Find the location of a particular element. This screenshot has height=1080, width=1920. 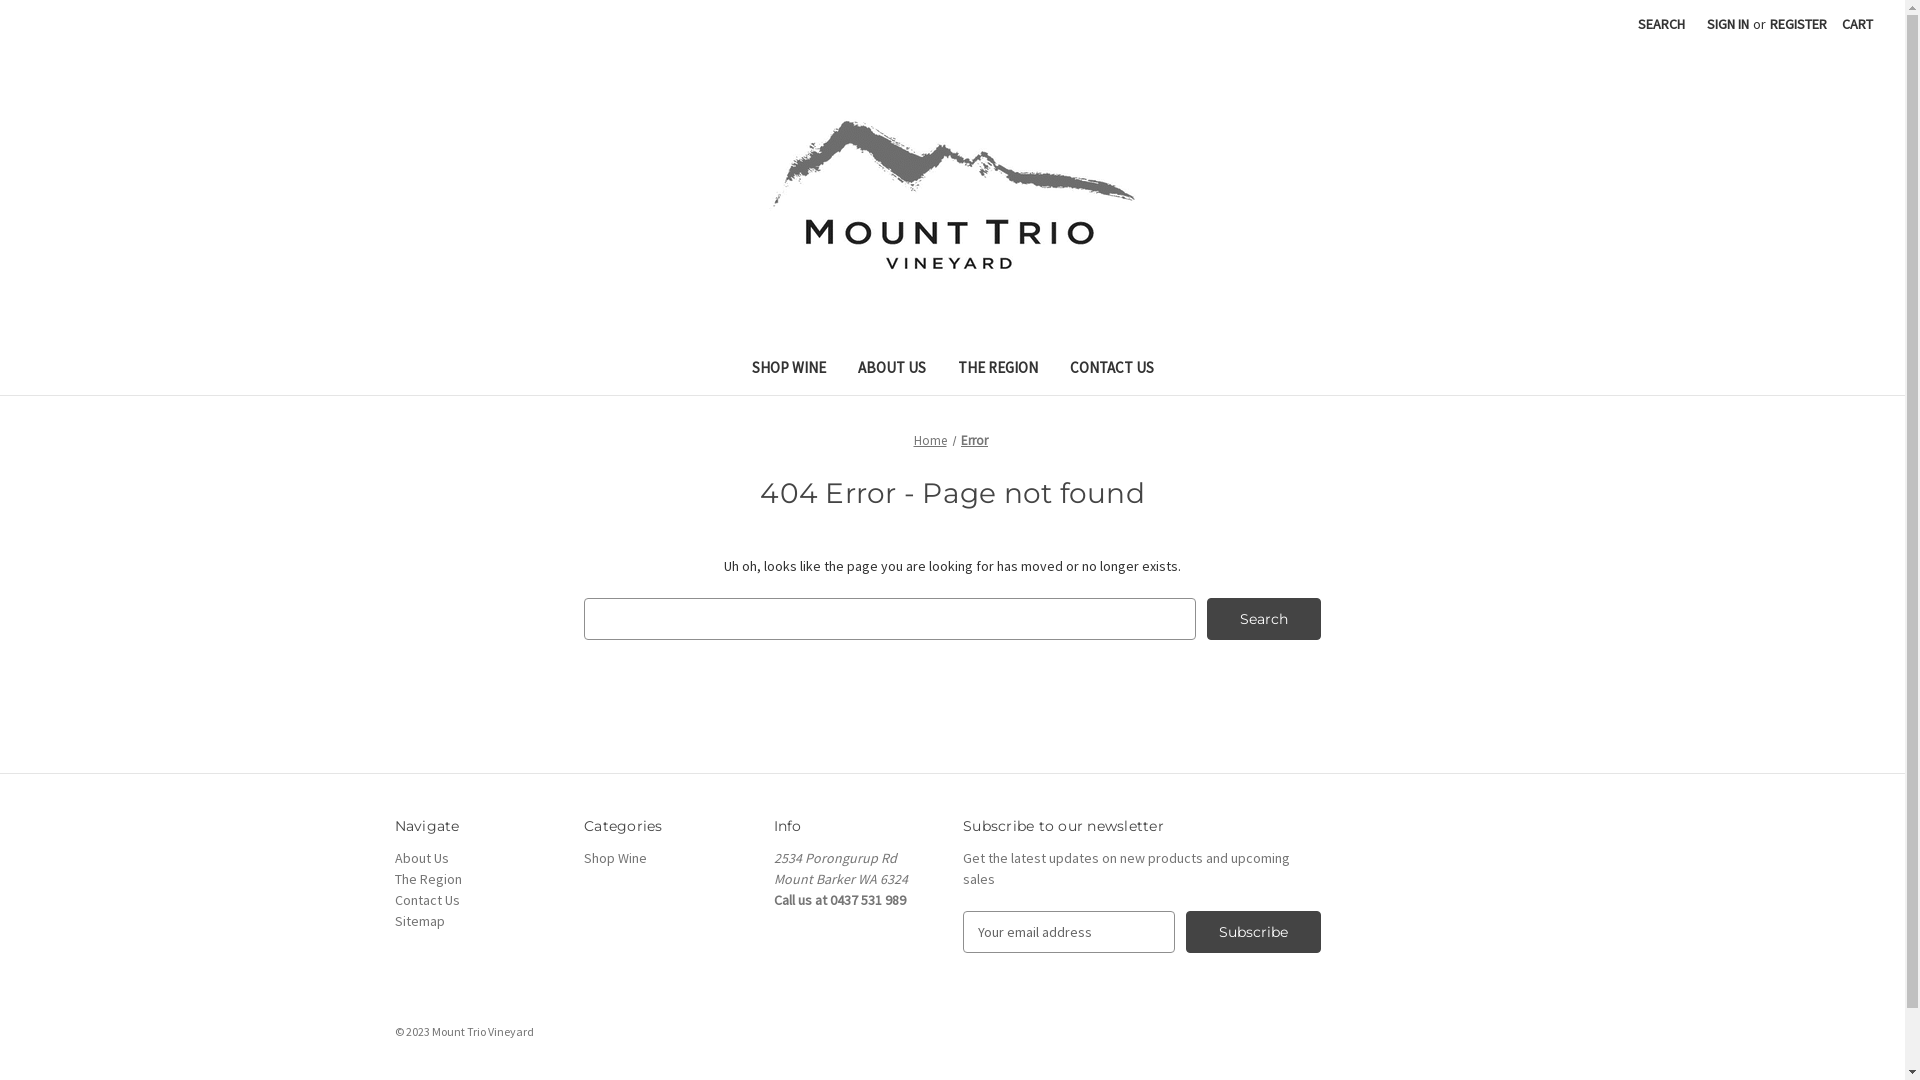

'SEARCH' is located at coordinates (1627, 24).